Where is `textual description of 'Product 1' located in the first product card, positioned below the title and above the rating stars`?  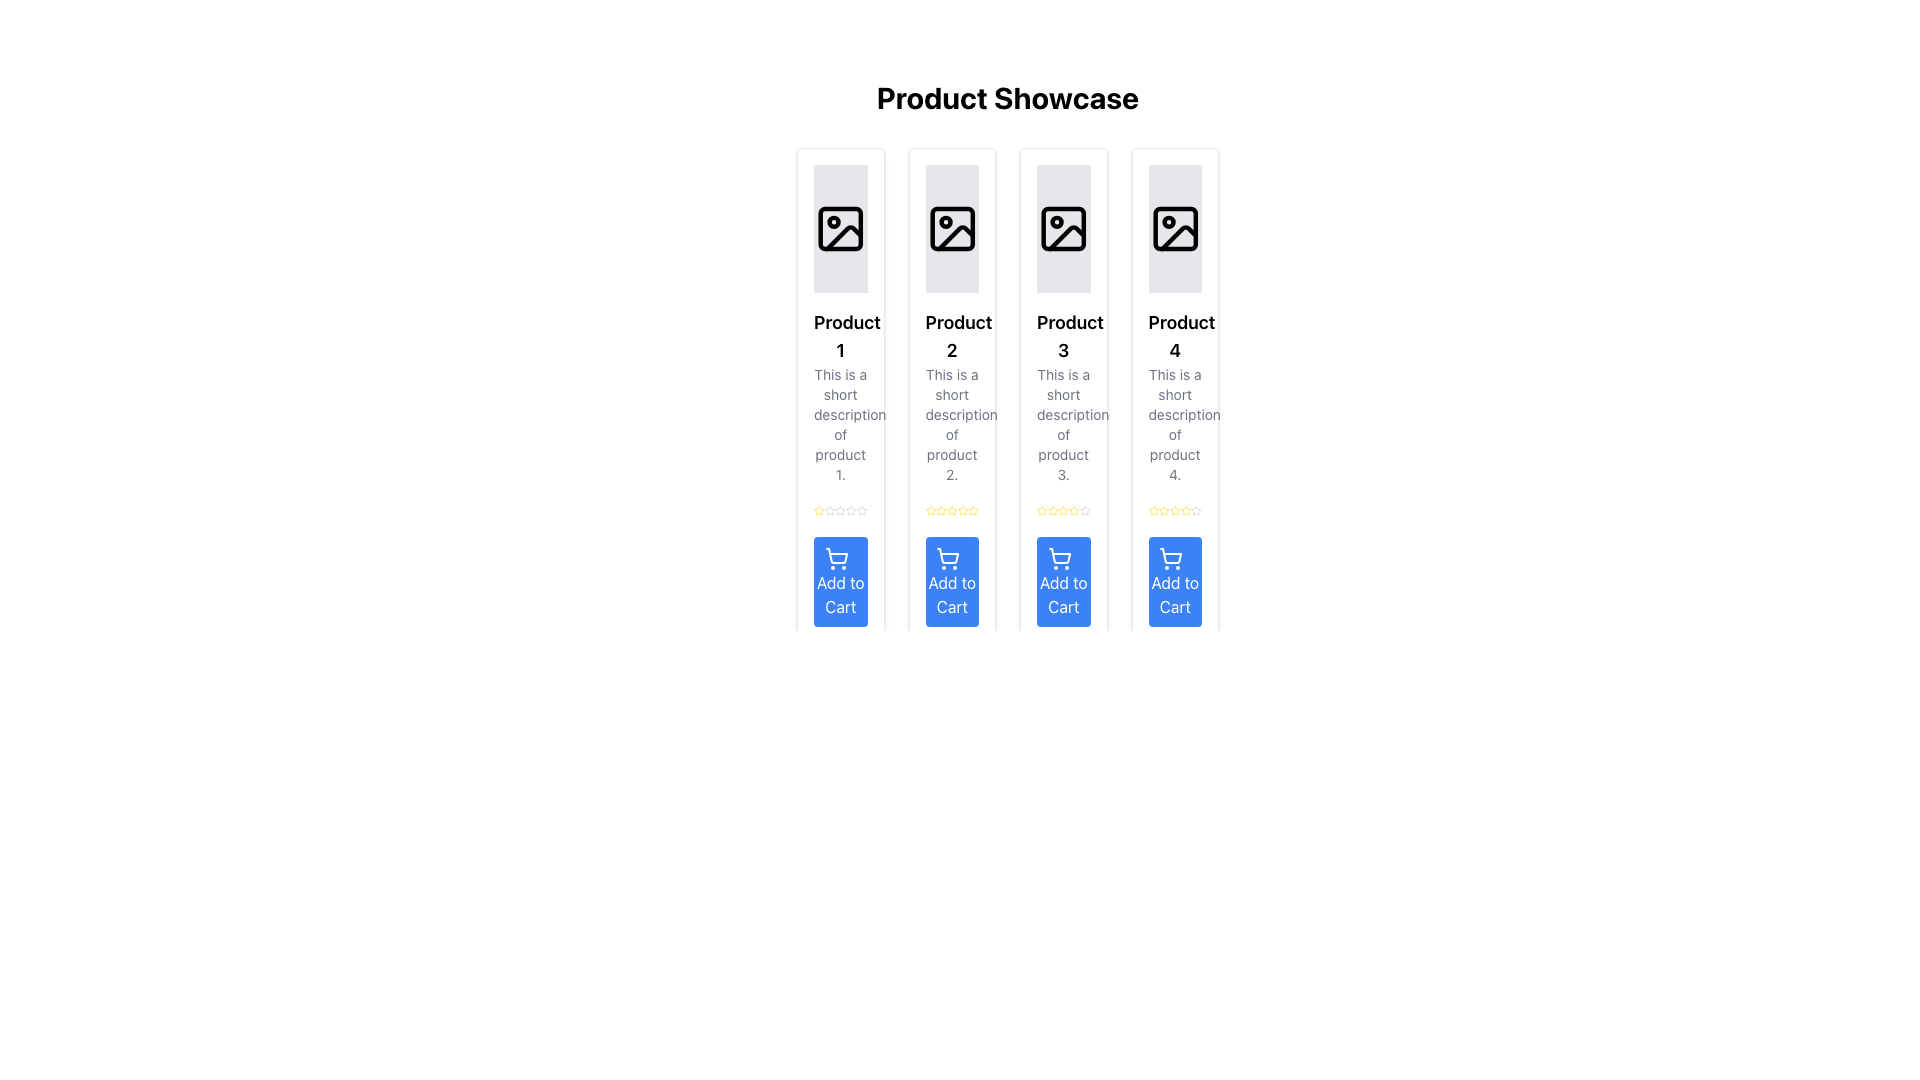
textual description of 'Product 1' located in the first product card, positioned below the title and above the rating stars is located at coordinates (840, 423).